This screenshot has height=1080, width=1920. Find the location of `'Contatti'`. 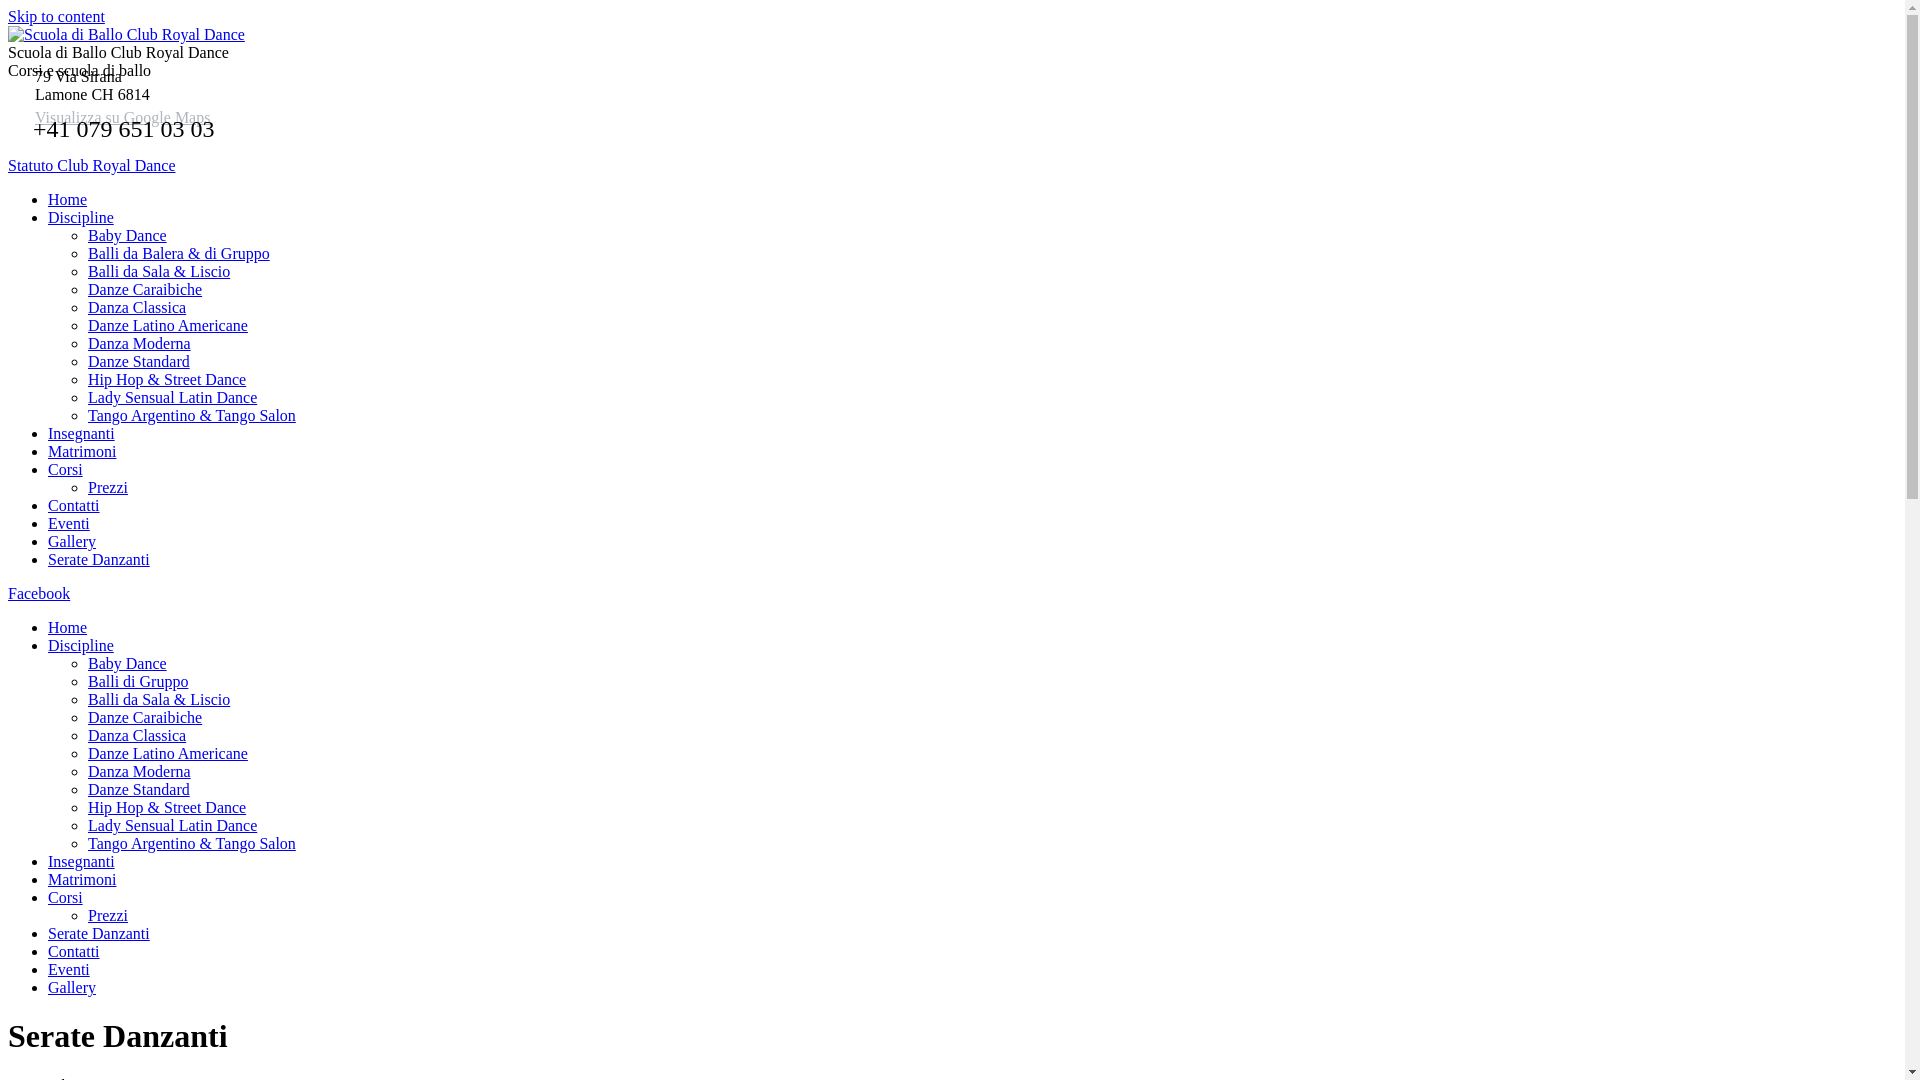

'Contatti' is located at coordinates (73, 950).